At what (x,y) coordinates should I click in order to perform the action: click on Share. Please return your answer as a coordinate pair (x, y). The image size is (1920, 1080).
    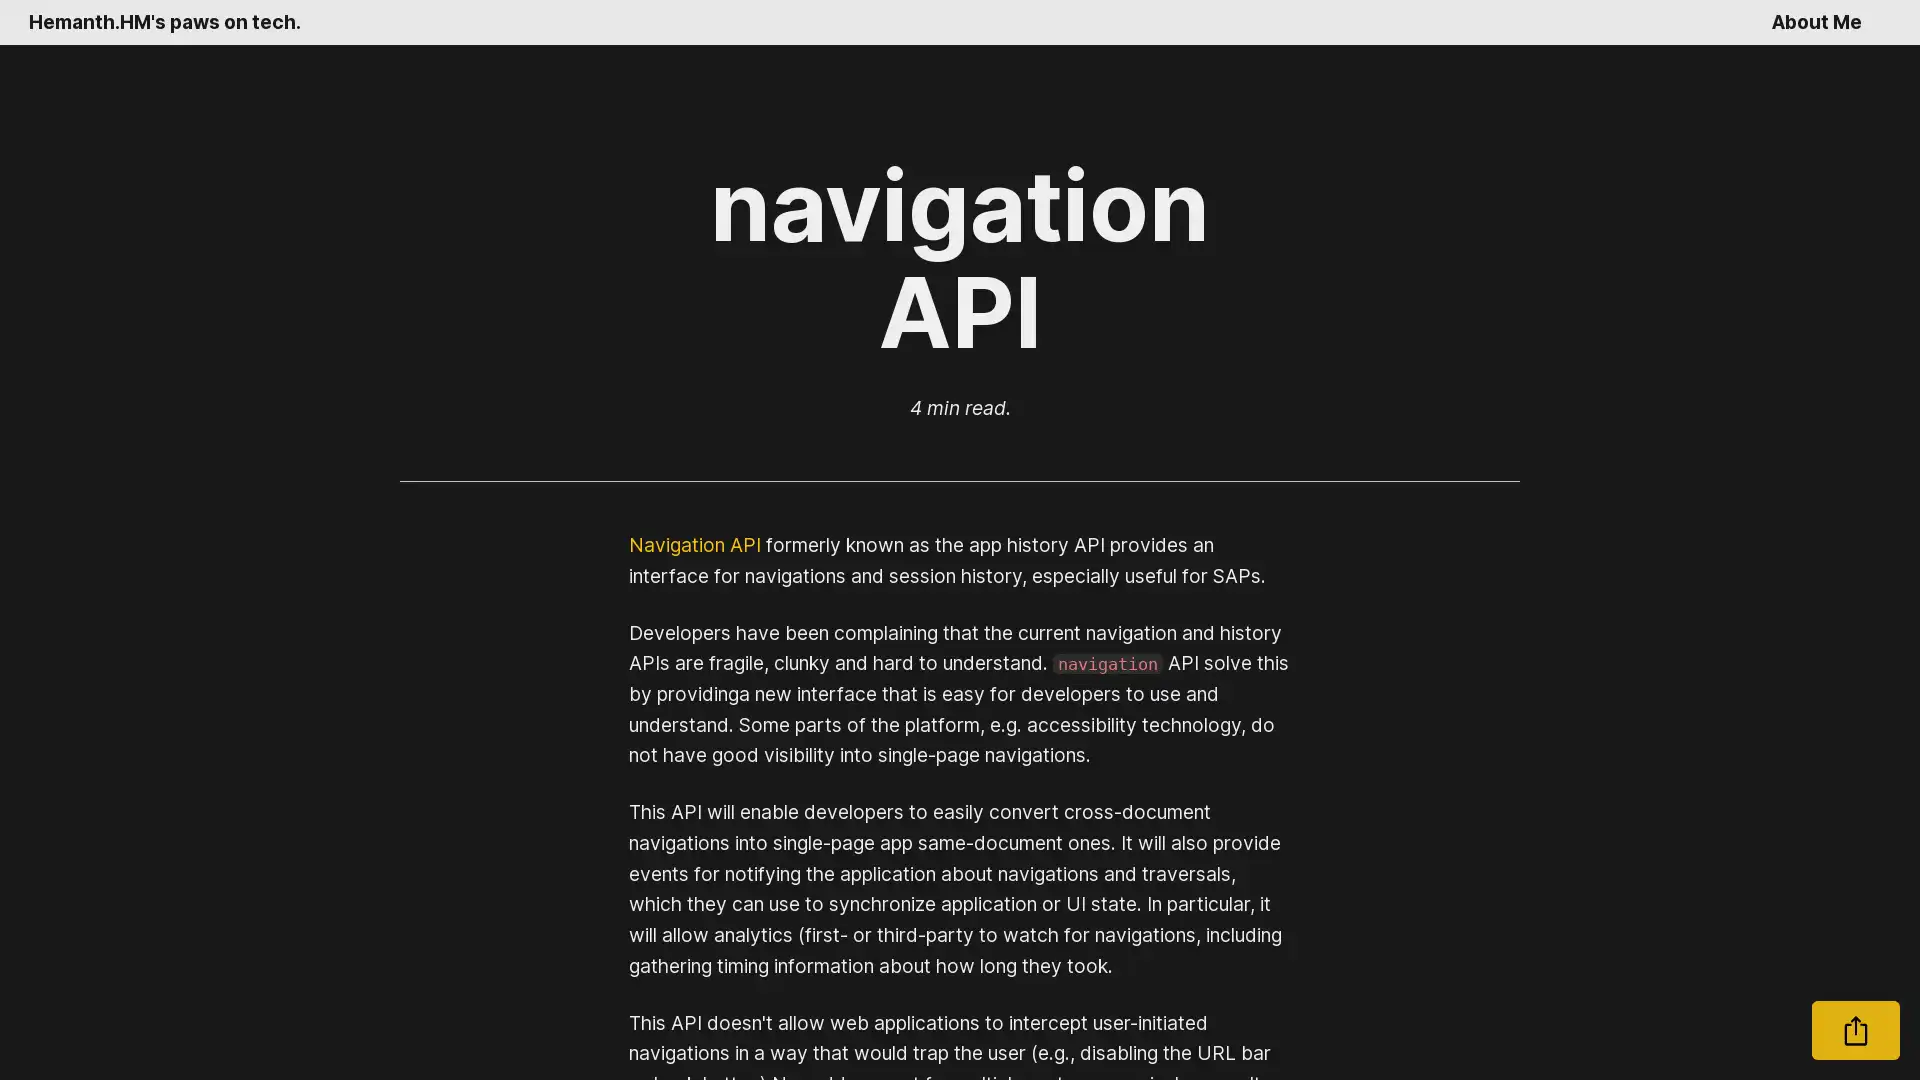
    Looking at the image, I should click on (1855, 1030).